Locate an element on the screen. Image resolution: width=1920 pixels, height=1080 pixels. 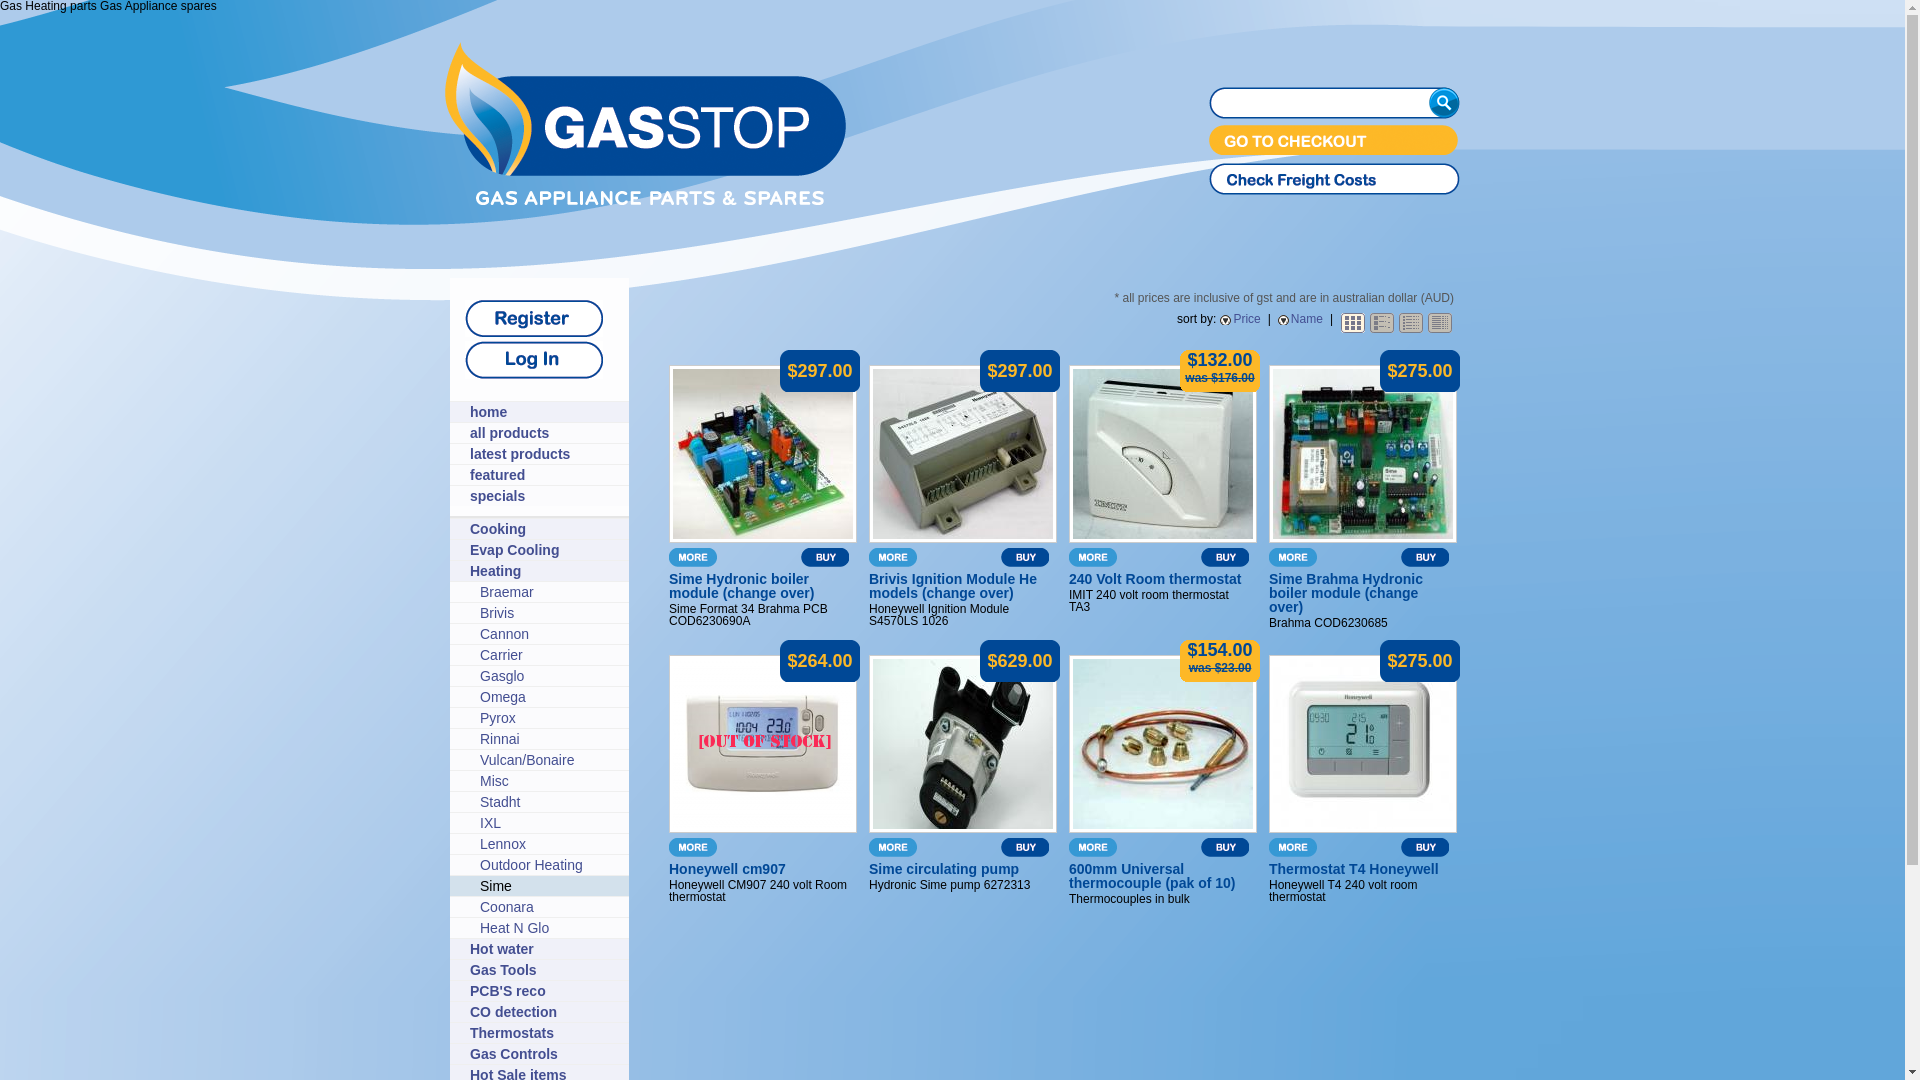
'Price' is located at coordinates (1238, 318).